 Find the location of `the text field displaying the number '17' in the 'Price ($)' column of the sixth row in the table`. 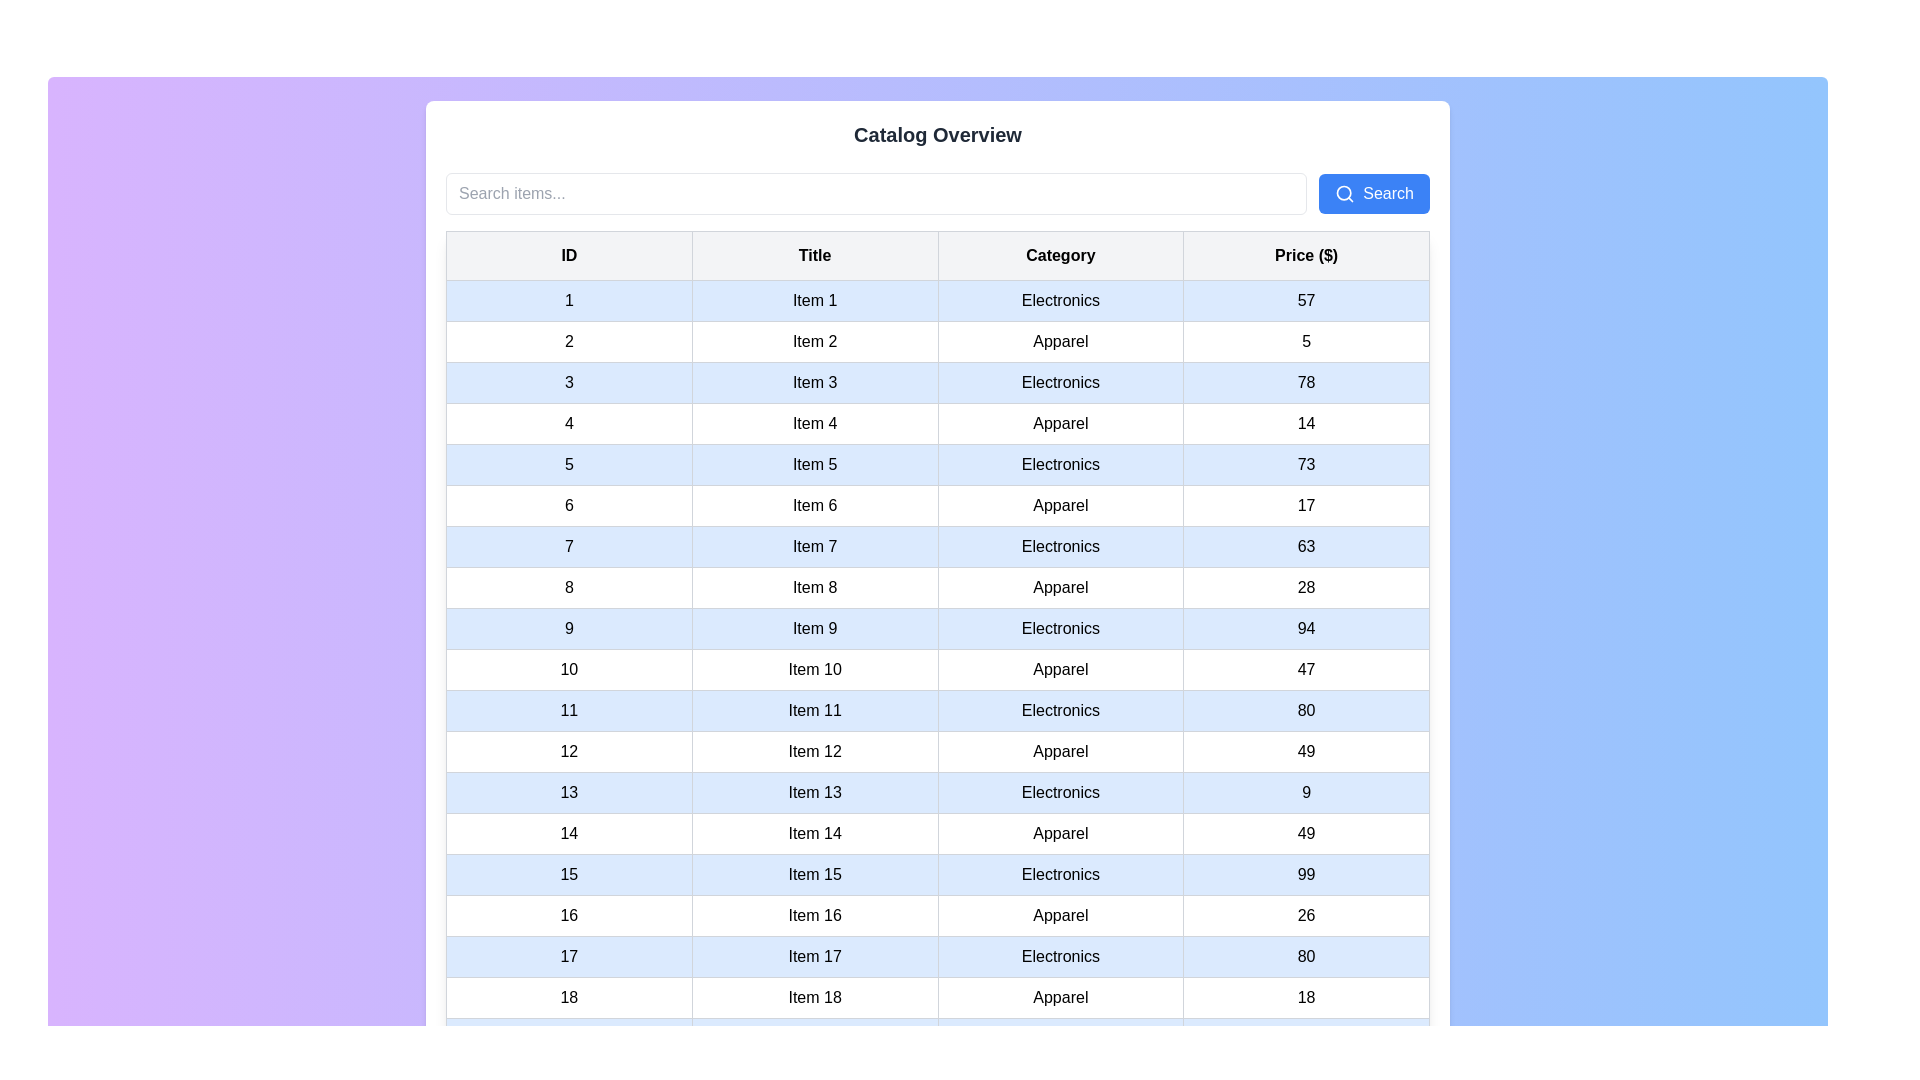

the text field displaying the number '17' in the 'Price ($)' column of the sixth row in the table is located at coordinates (1306, 504).